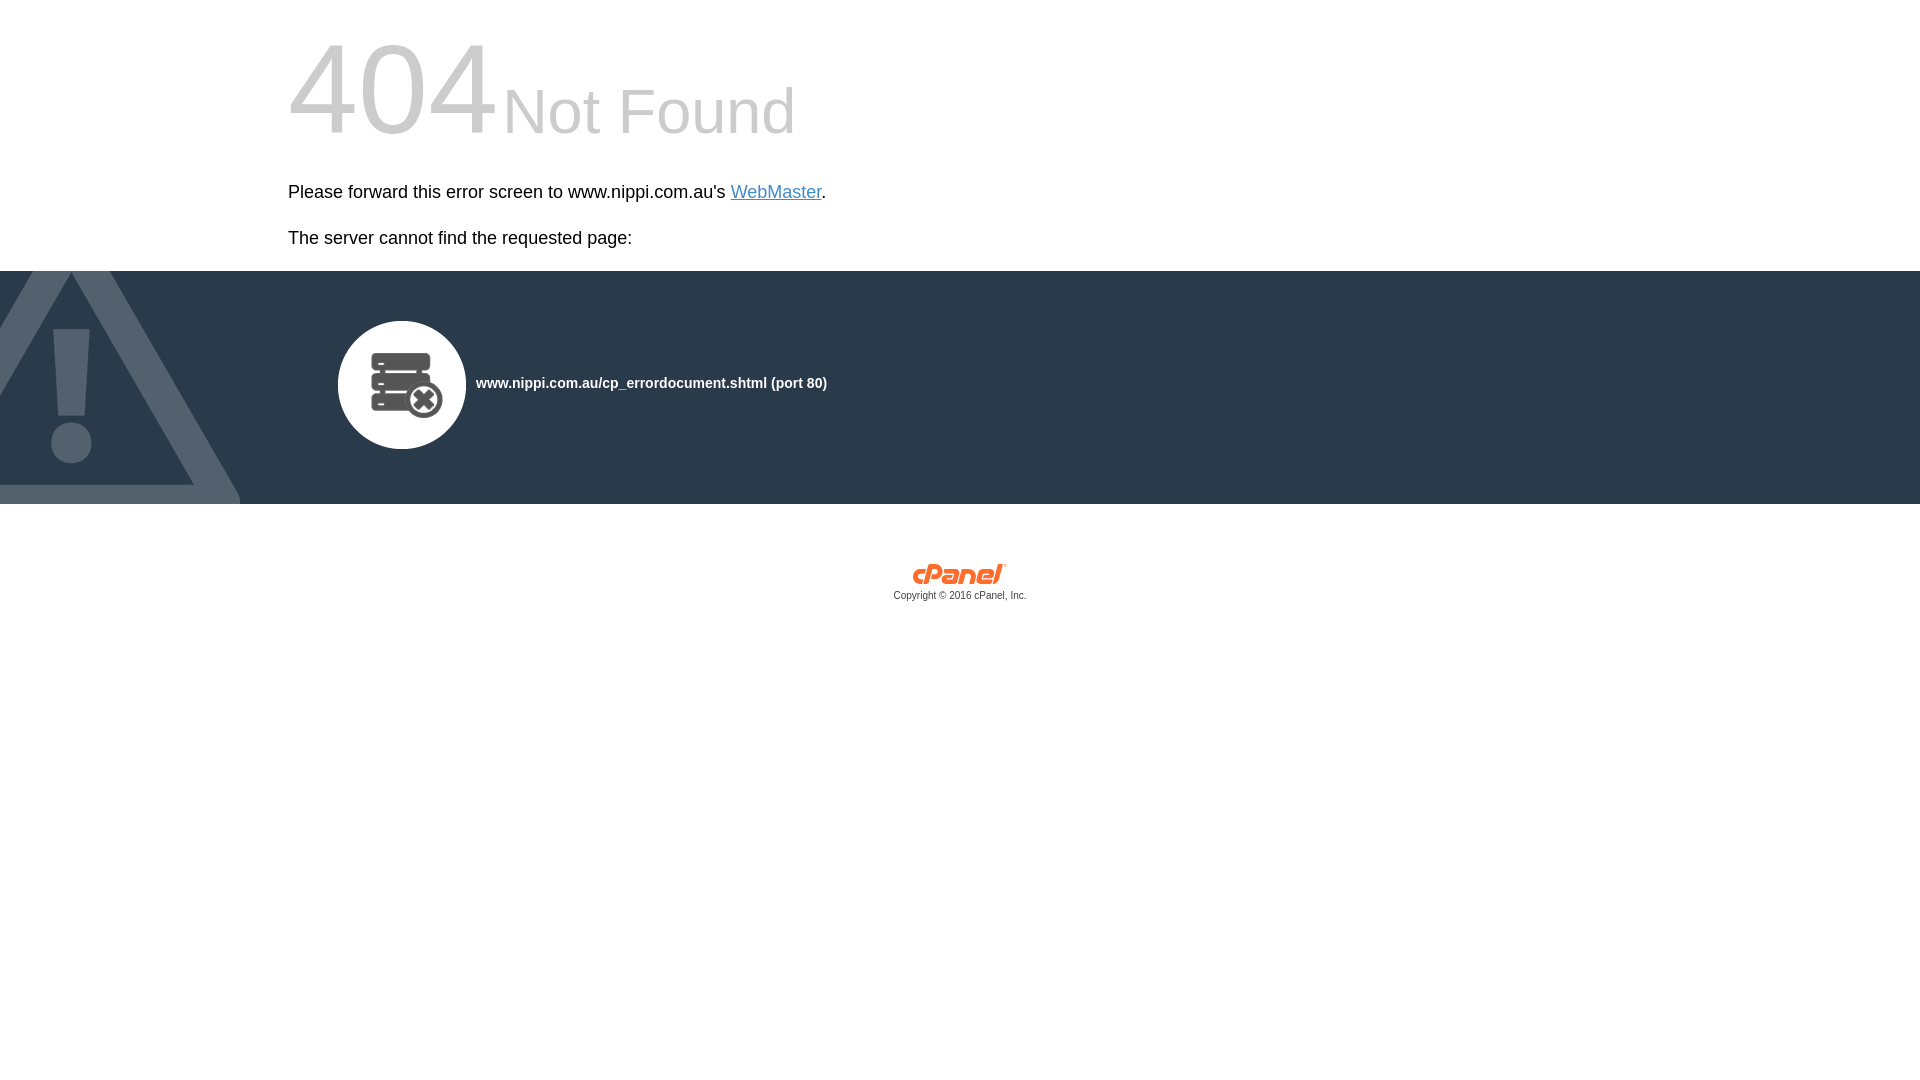 The image size is (1920, 1080). I want to click on 'WebMaster', so click(775, 192).